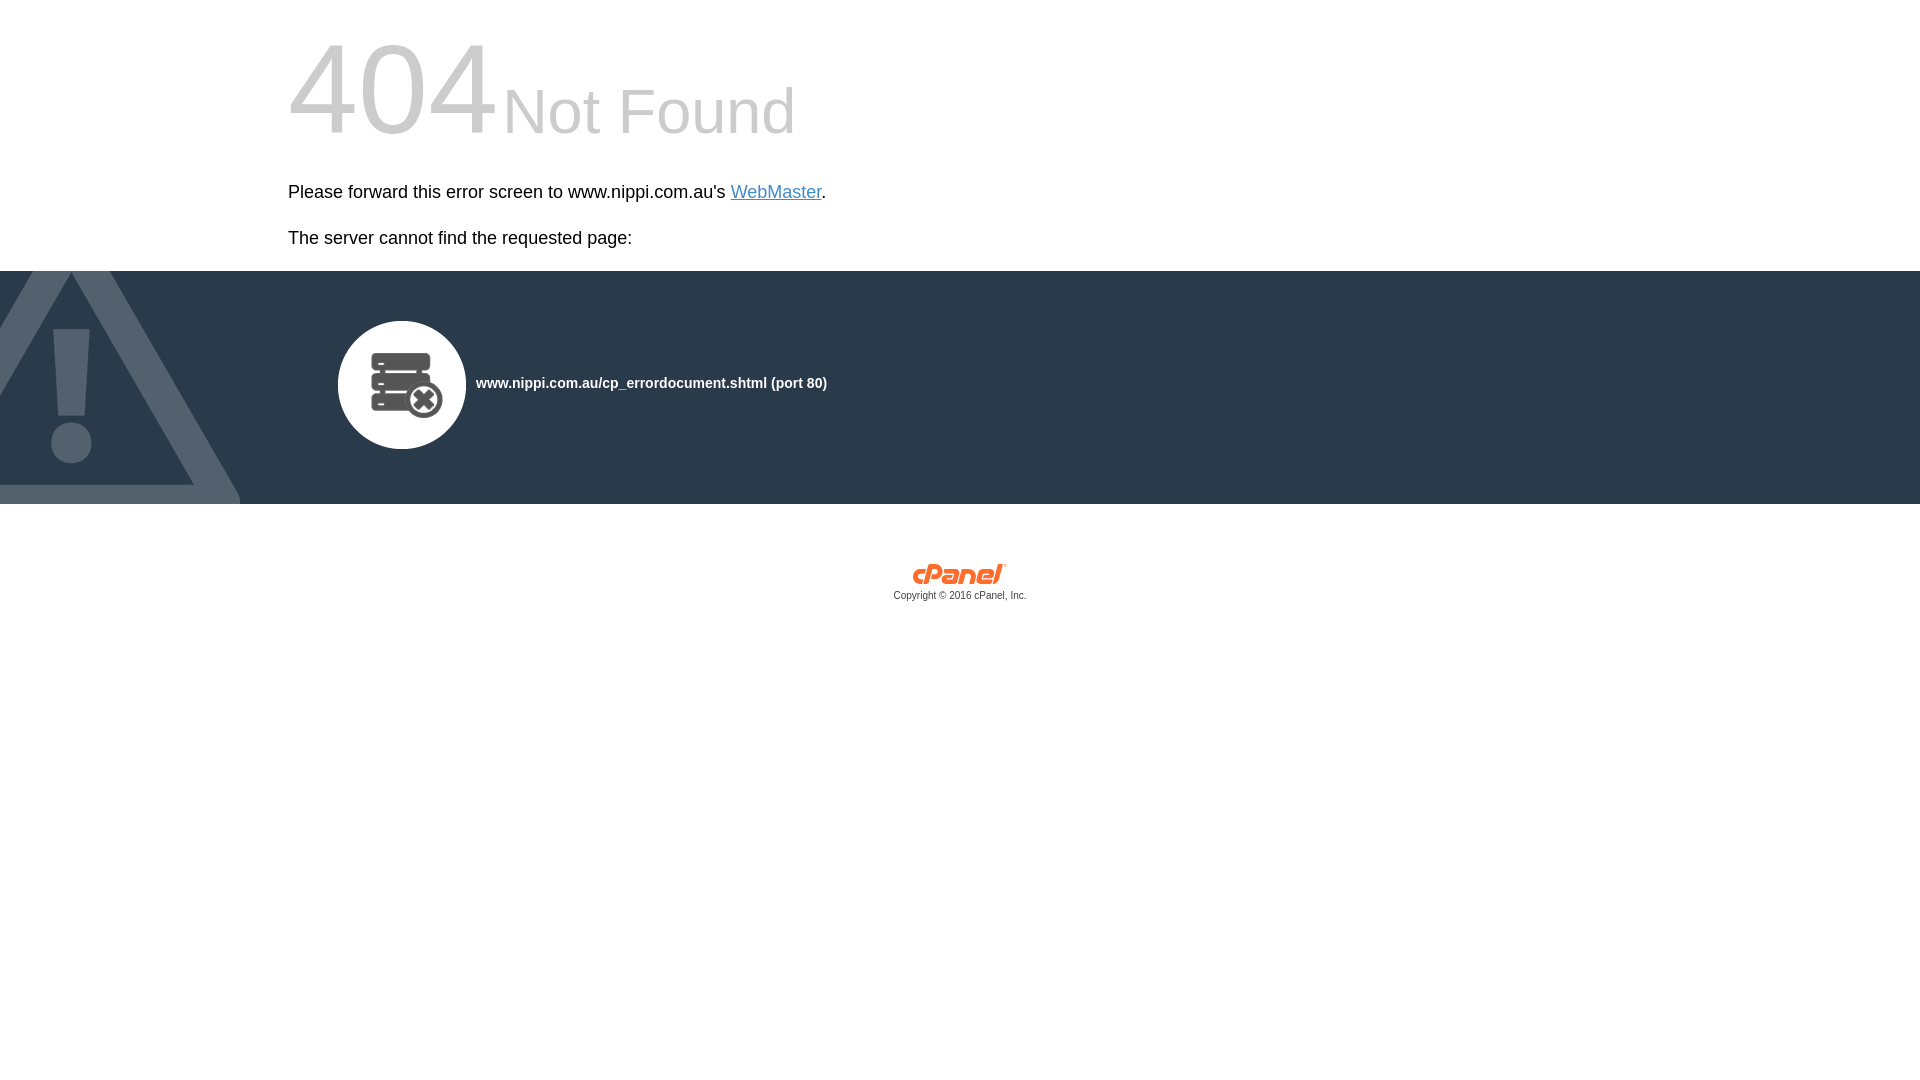 The image size is (1920, 1080). I want to click on 'WebMaster', so click(775, 192).